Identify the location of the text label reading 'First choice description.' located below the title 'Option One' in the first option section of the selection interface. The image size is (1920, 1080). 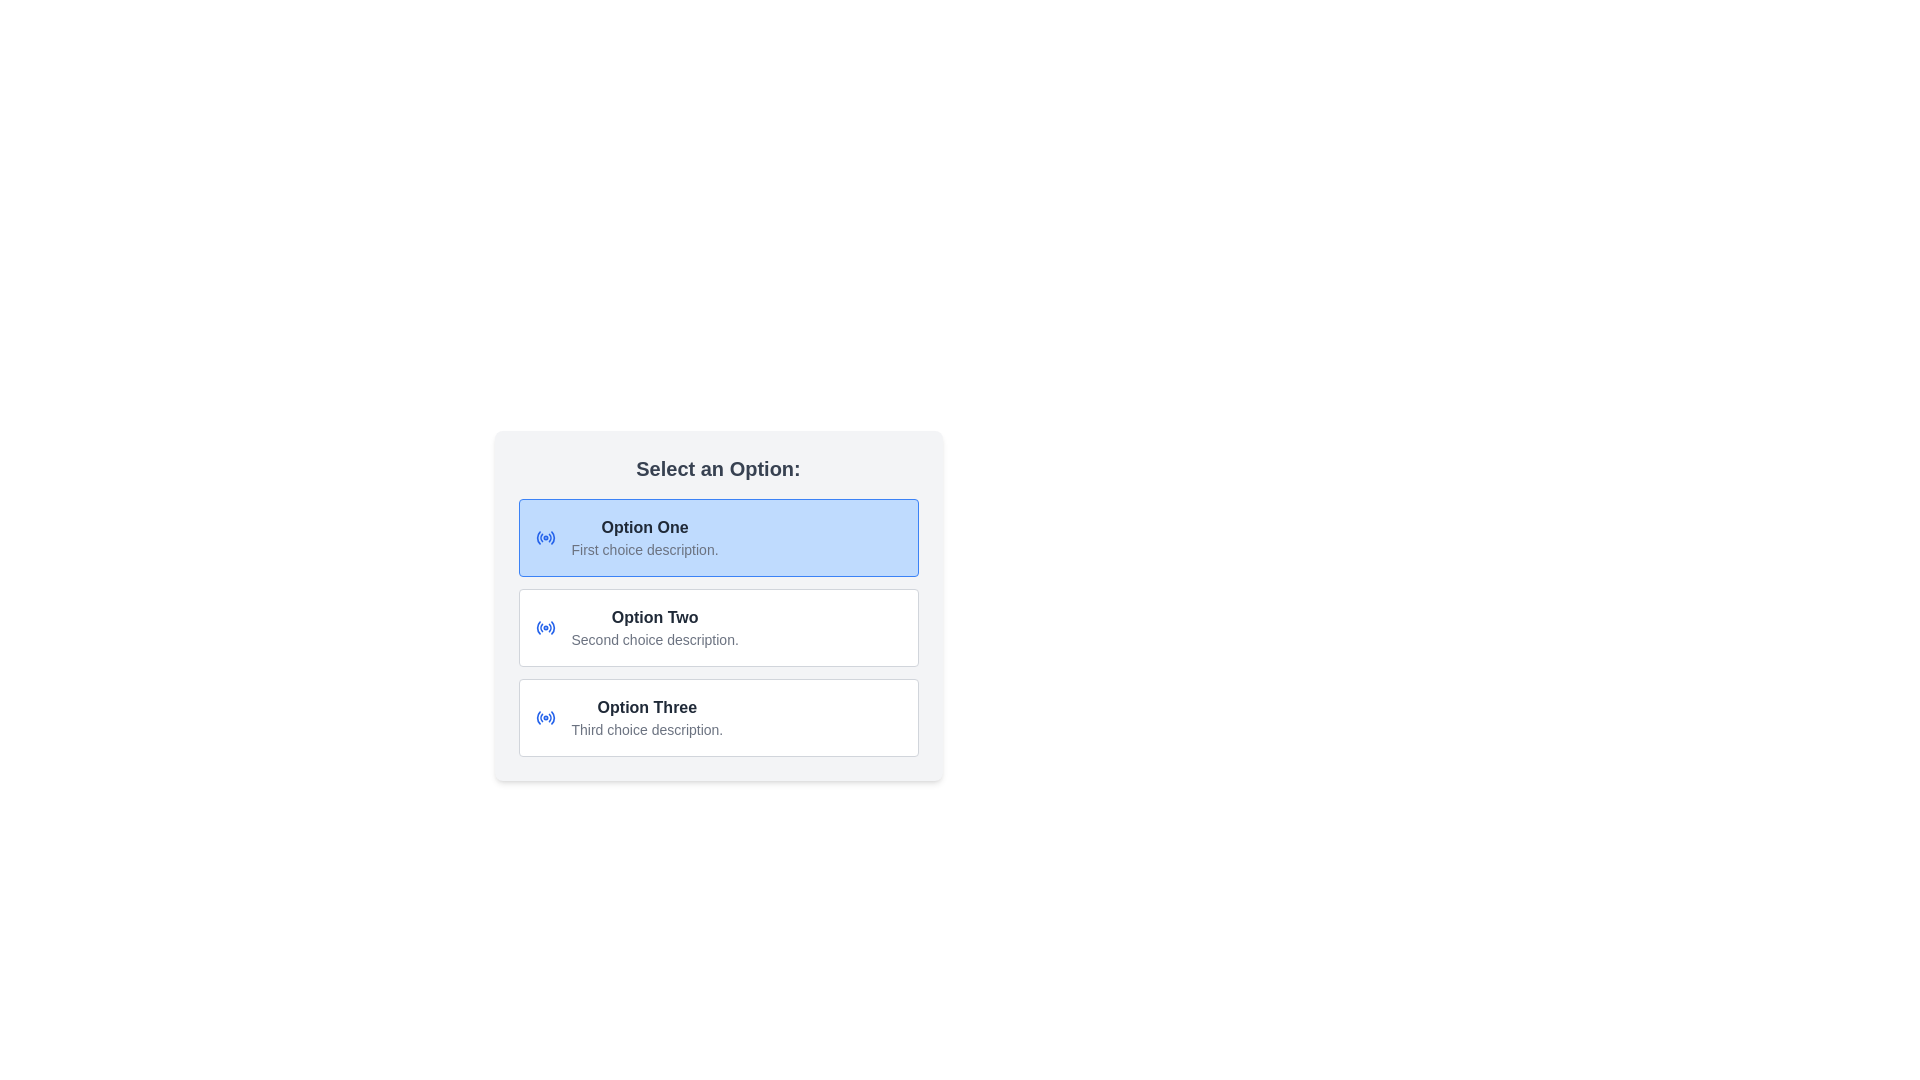
(645, 550).